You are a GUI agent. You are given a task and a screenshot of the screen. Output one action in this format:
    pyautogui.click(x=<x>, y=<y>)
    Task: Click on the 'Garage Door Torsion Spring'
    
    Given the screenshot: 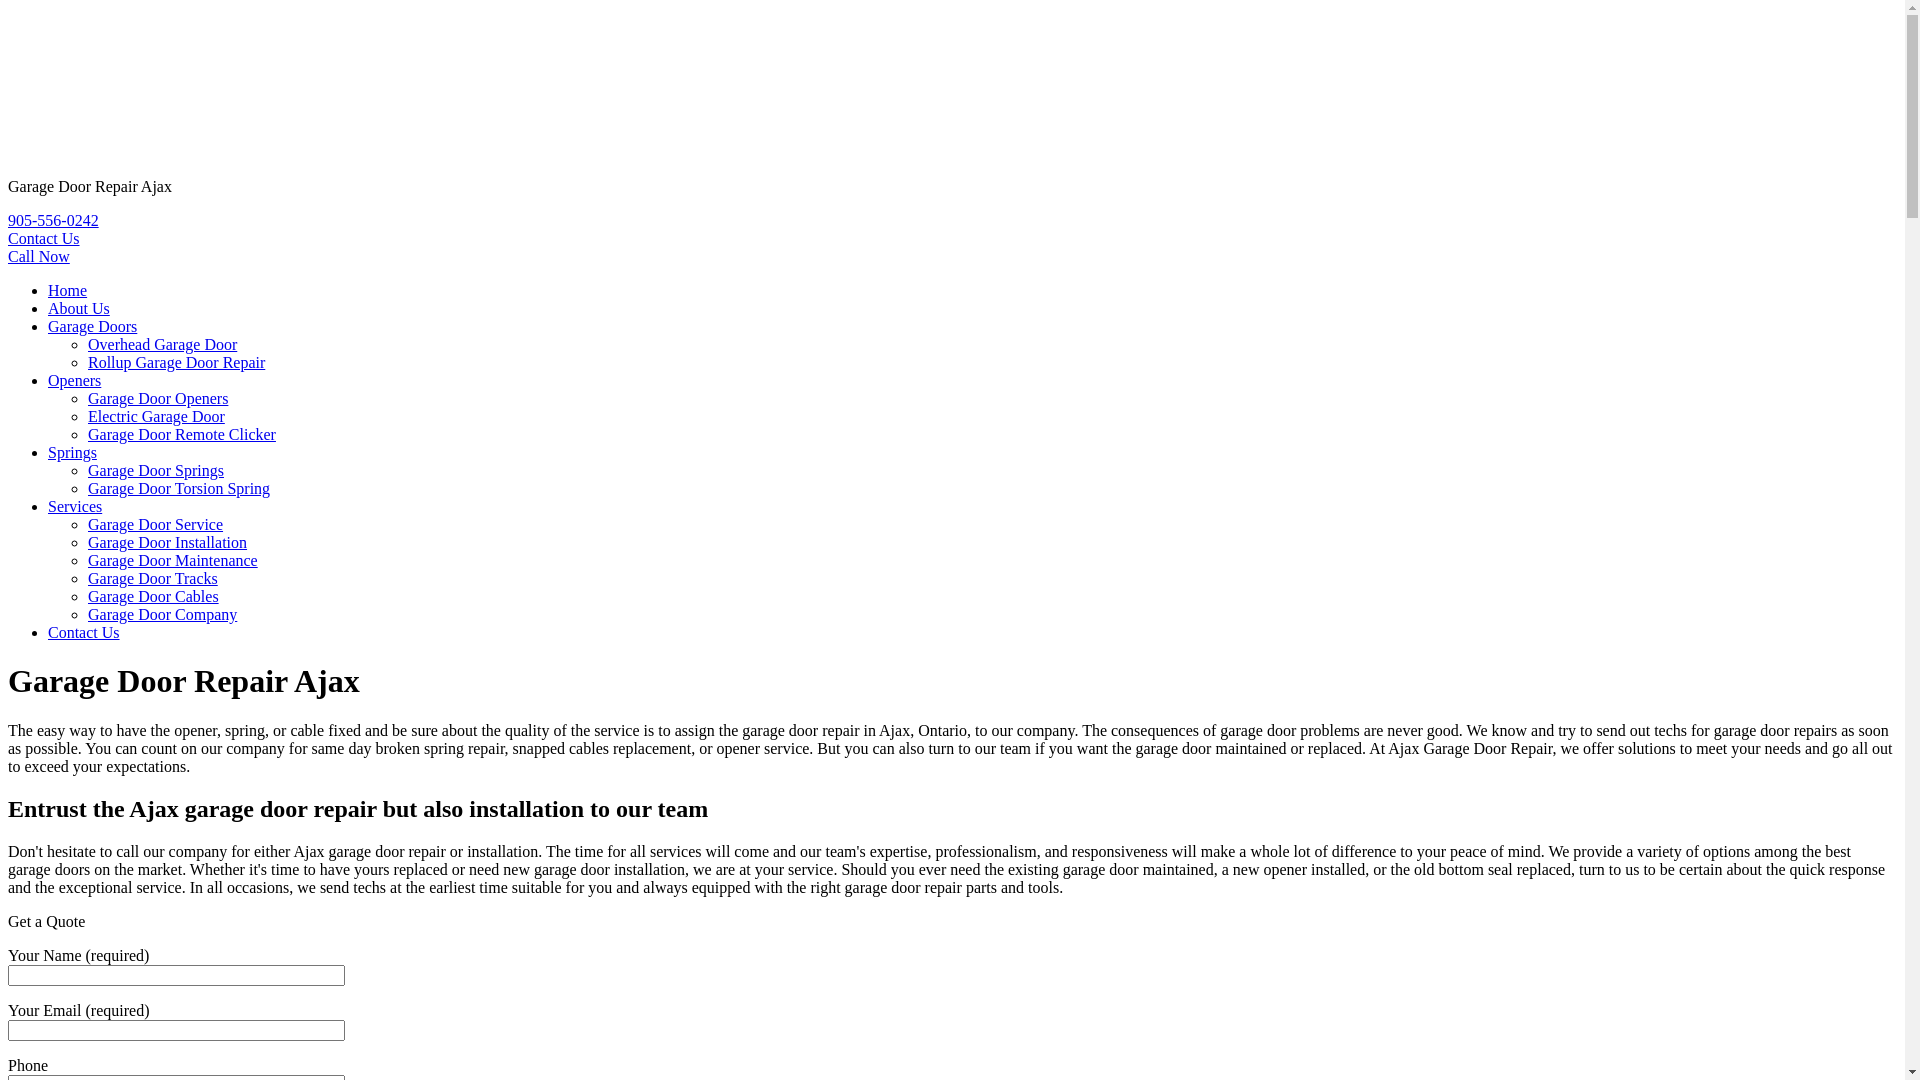 What is the action you would take?
    pyautogui.click(x=178, y=488)
    